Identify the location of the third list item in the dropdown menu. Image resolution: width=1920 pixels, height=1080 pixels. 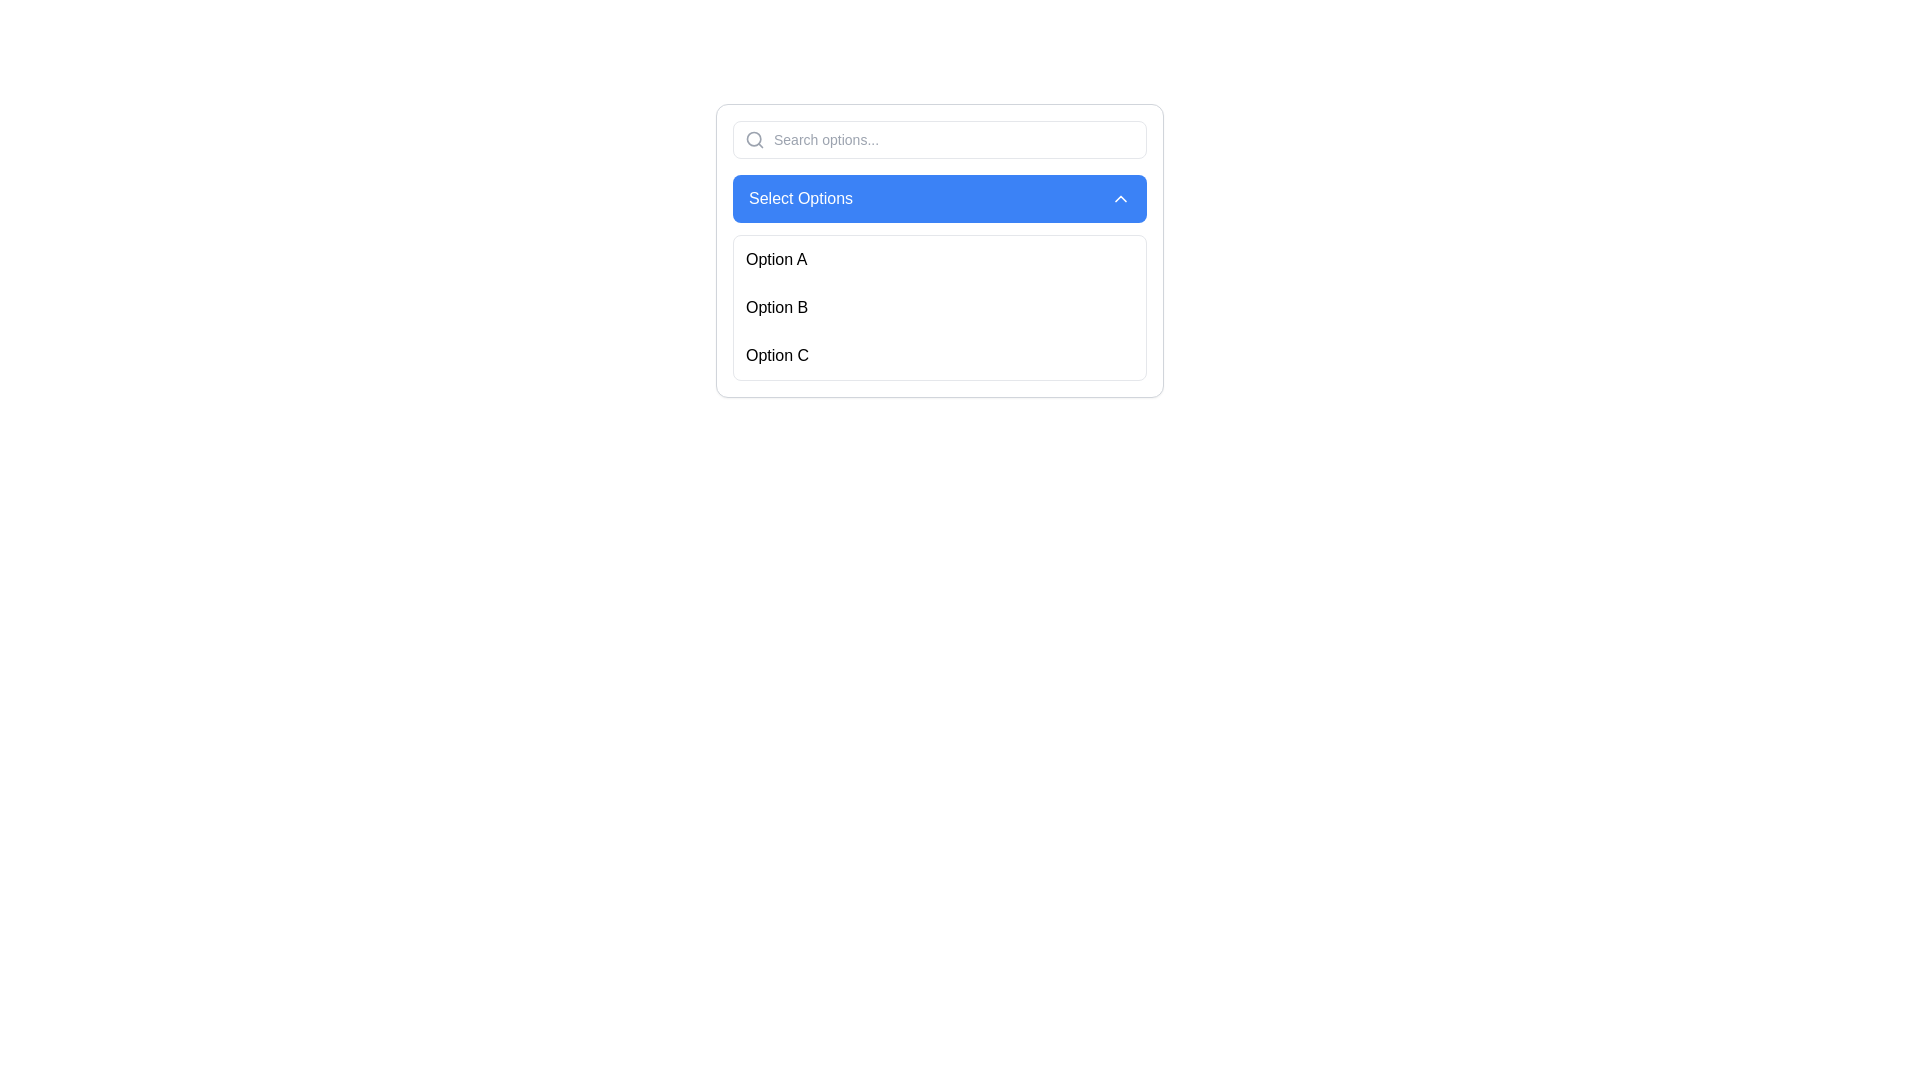
(939, 354).